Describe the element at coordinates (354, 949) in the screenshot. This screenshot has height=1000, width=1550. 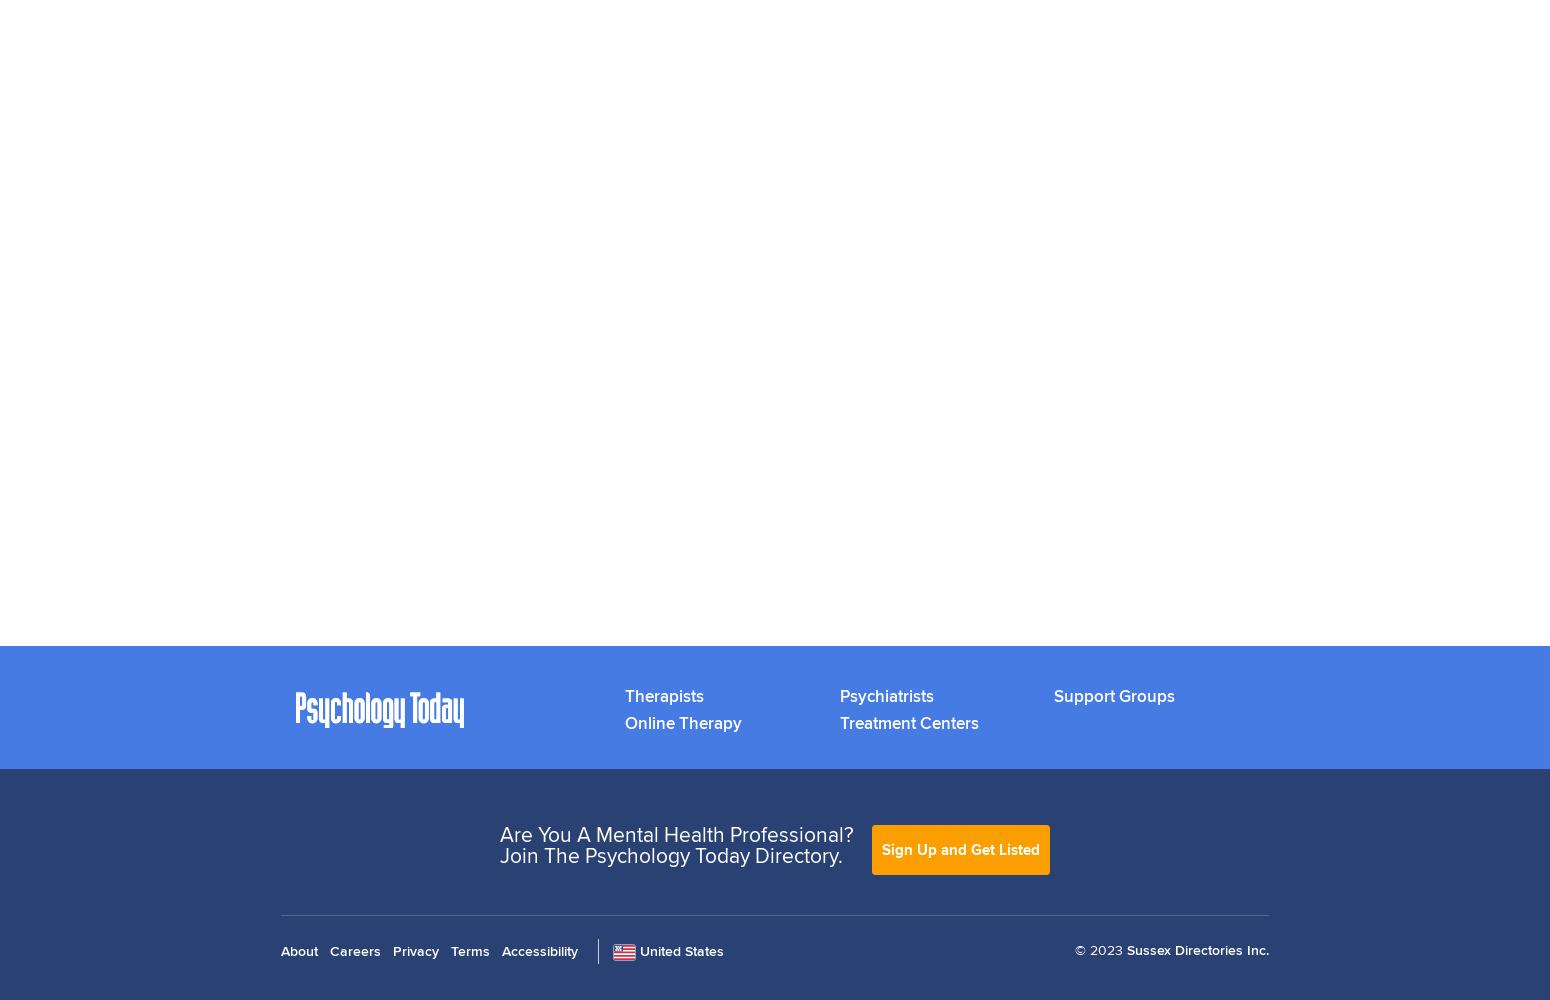
I see `'Careers'` at that location.